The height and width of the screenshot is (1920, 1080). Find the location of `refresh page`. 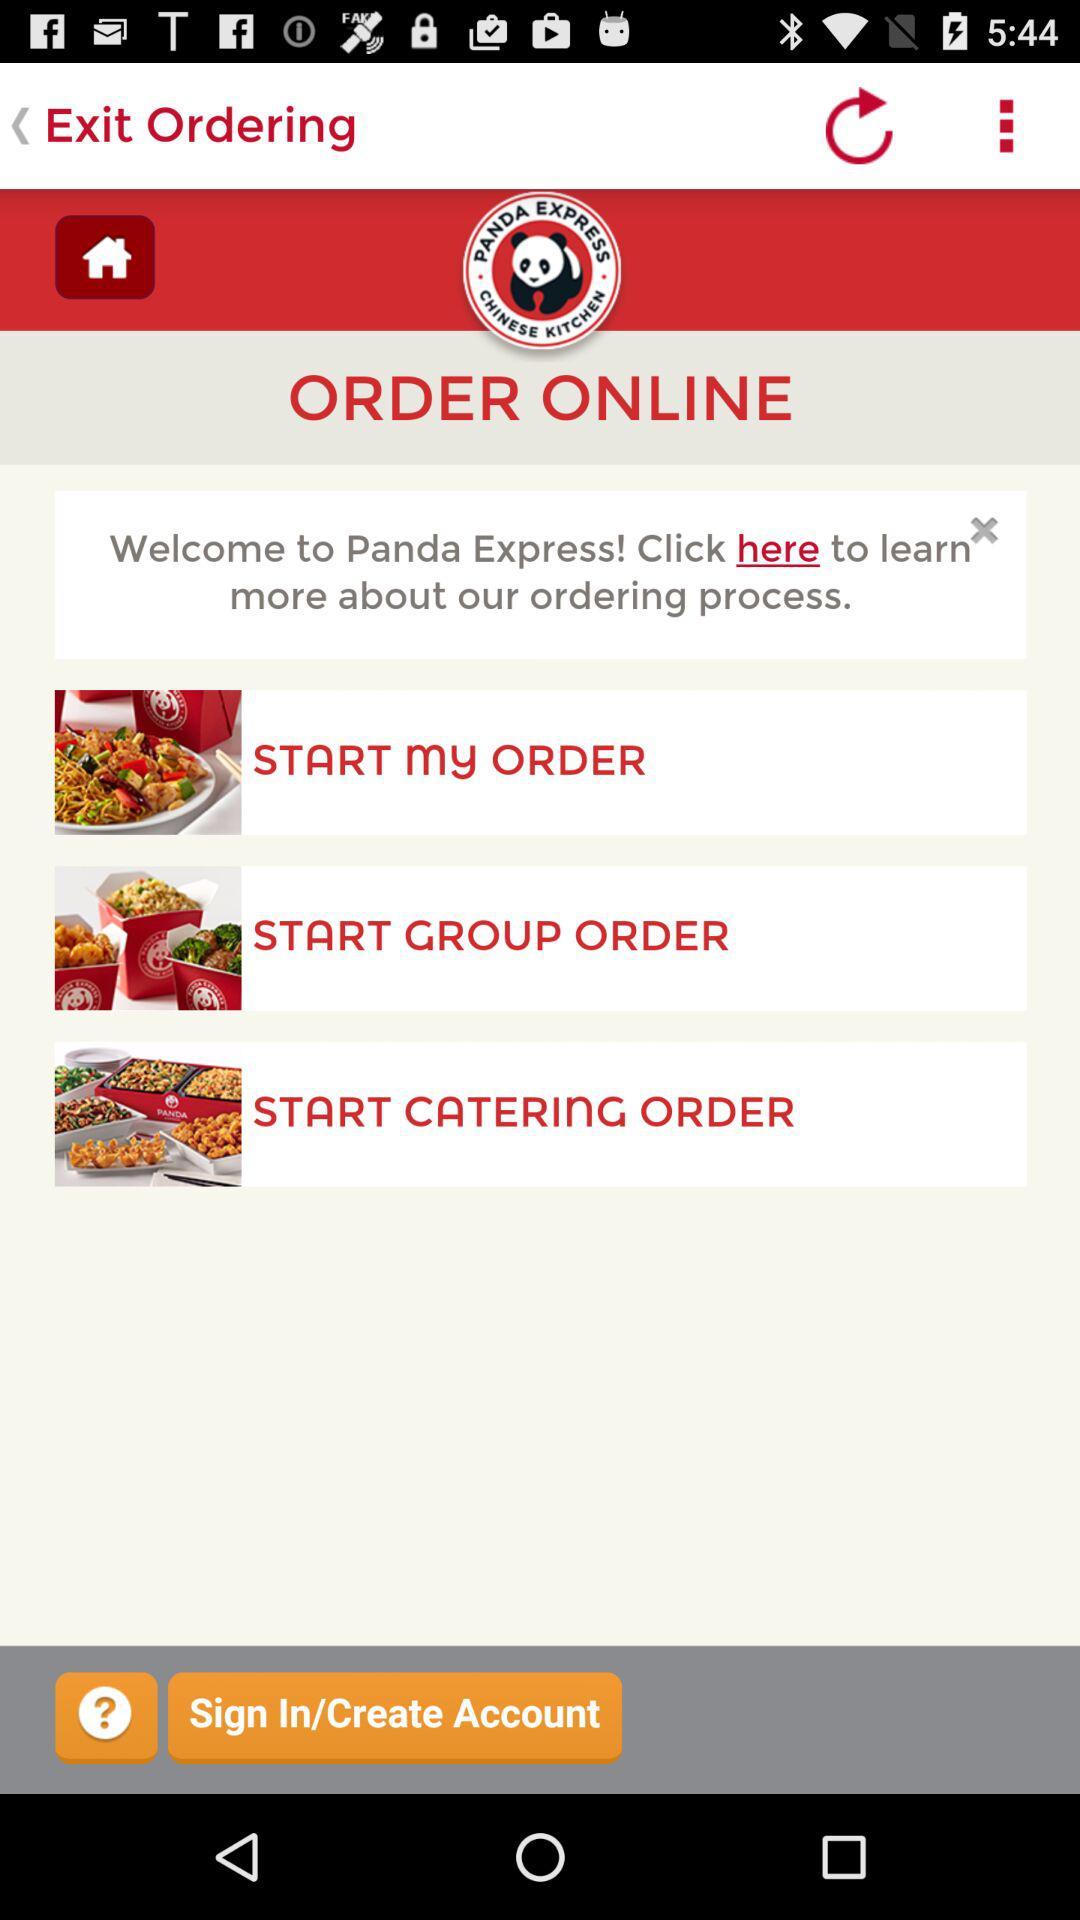

refresh page is located at coordinates (858, 124).